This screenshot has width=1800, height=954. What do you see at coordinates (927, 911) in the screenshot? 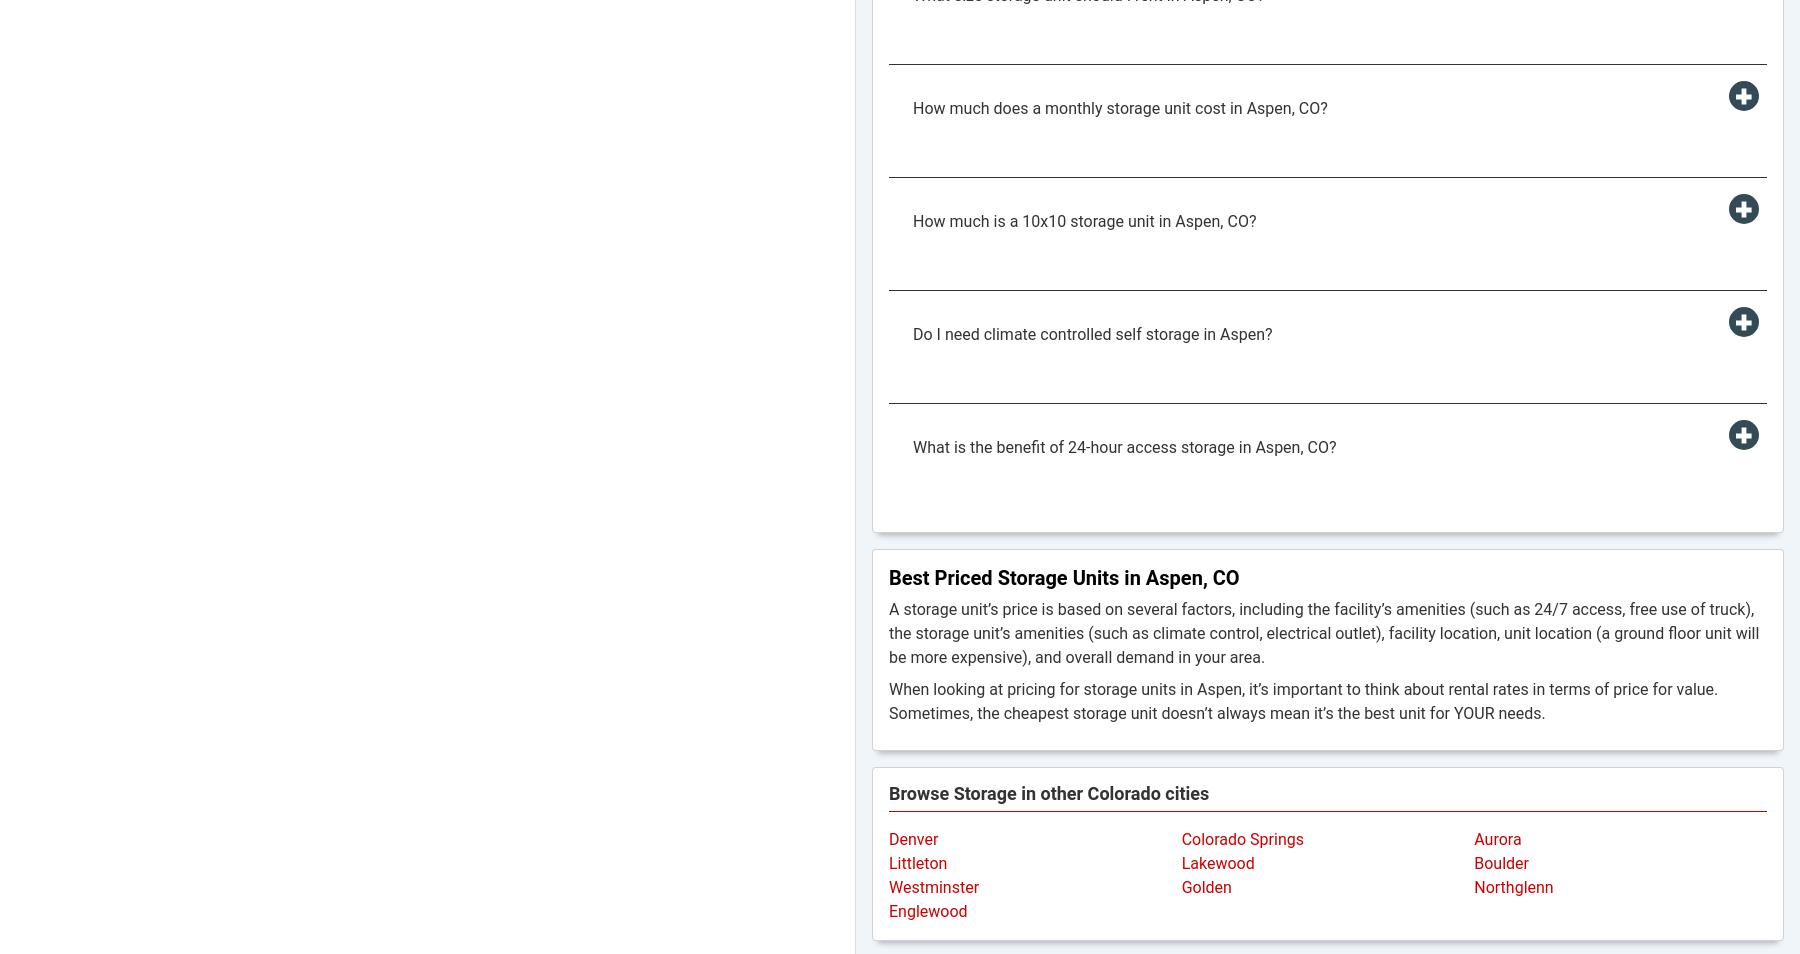
I see `'Englewood'` at bounding box center [927, 911].